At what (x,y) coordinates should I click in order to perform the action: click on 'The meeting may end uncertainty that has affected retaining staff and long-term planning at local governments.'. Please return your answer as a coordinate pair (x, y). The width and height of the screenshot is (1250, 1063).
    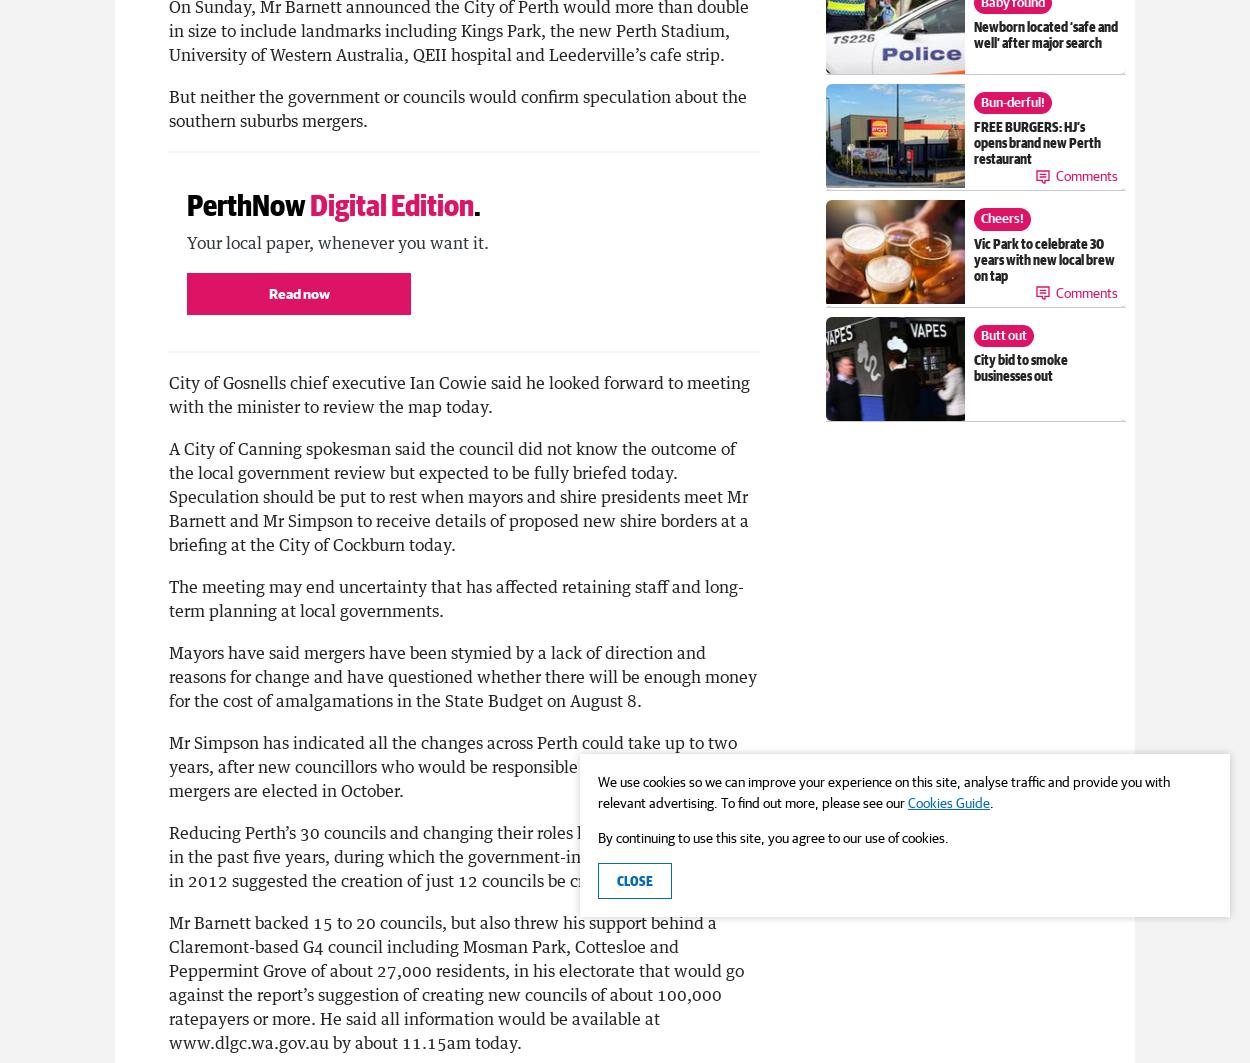
    Looking at the image, I should click on (455, 595).